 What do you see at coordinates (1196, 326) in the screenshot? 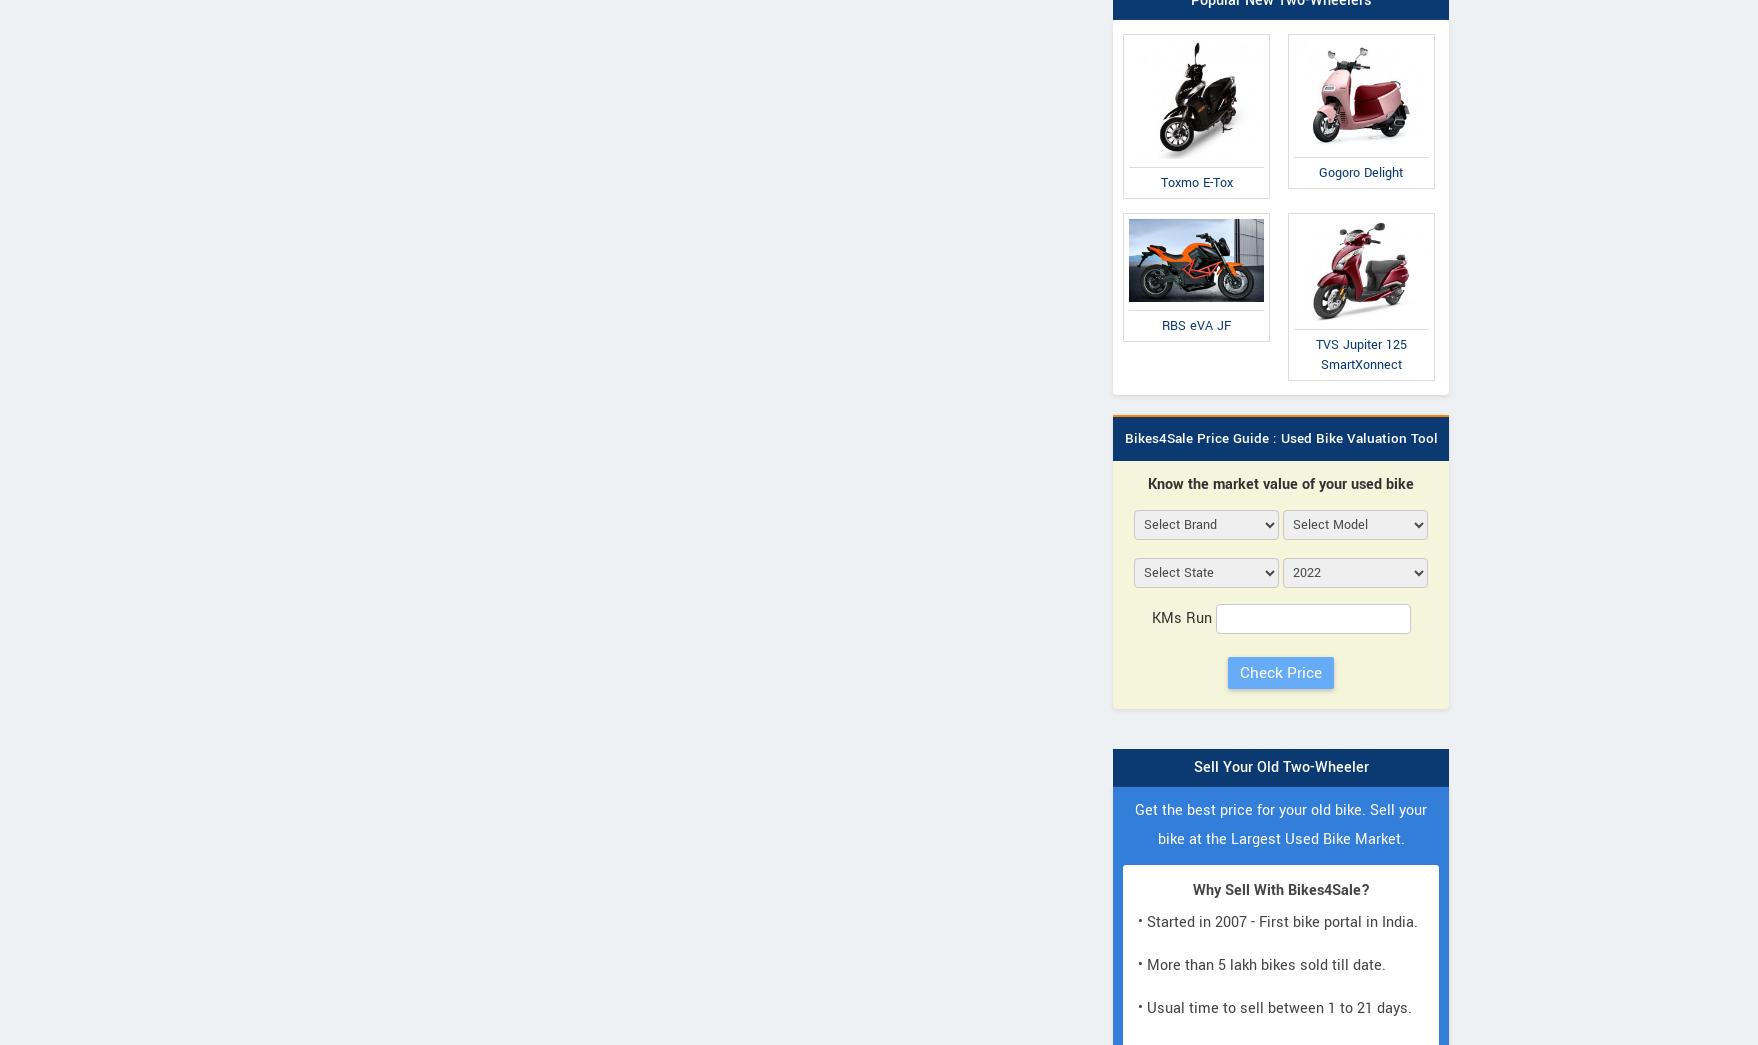
I see `'RBS eVA JF'` at bounding box center [1196, 326].